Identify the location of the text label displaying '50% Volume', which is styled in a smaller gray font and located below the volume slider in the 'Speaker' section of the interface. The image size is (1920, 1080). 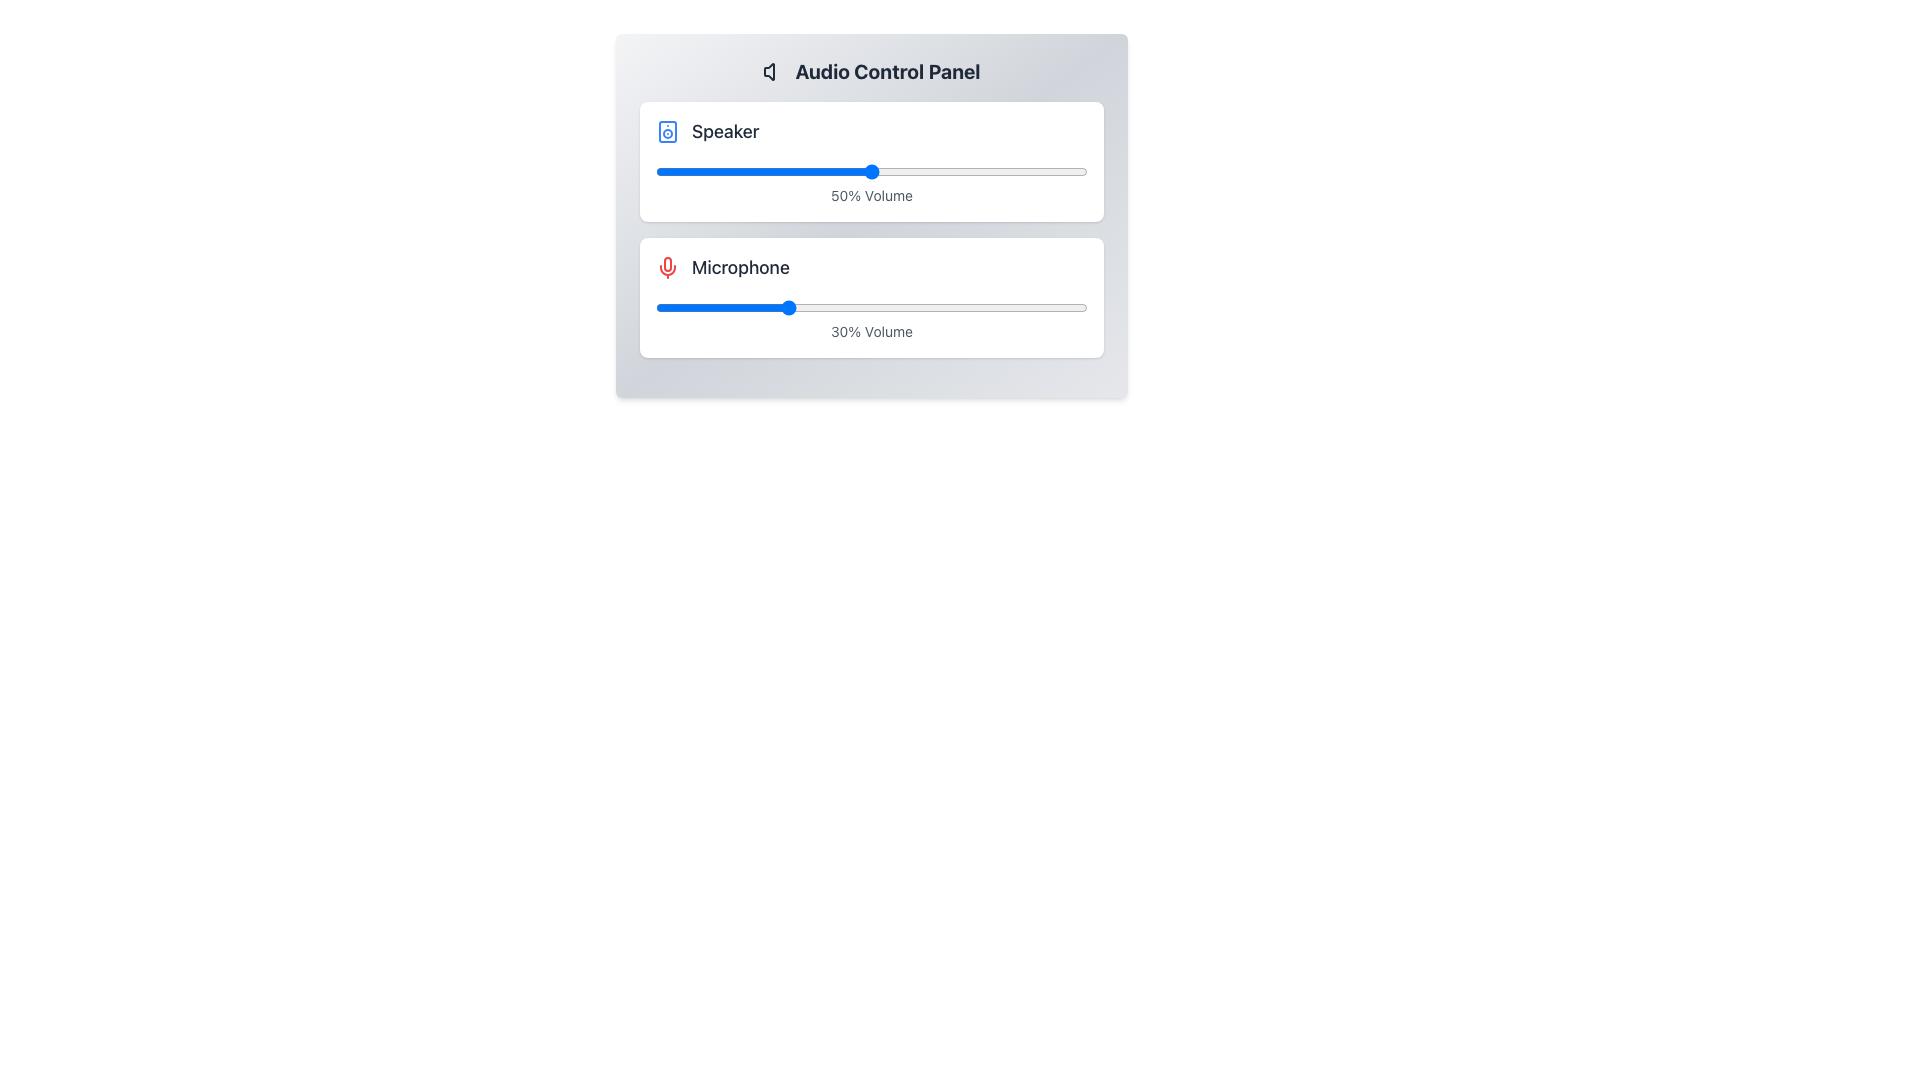
(872, 196).